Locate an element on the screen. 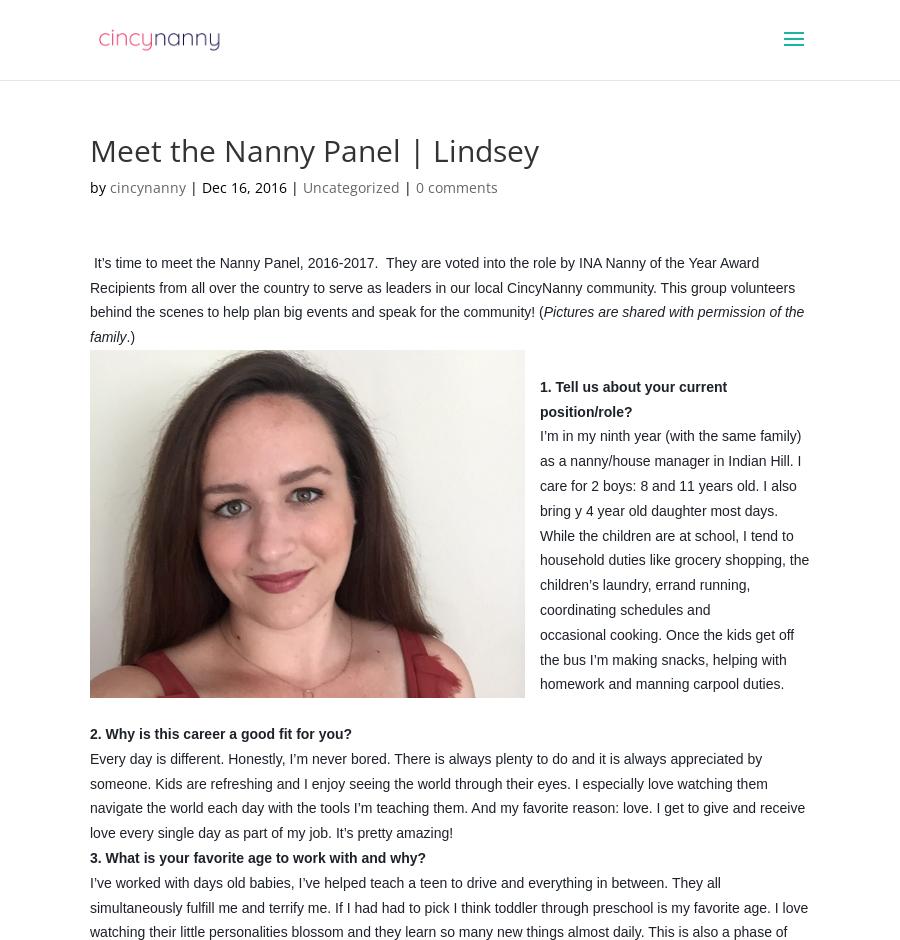 The width and height of the screenshot is (900, 940). '.' is located at coordinates (540, 709).